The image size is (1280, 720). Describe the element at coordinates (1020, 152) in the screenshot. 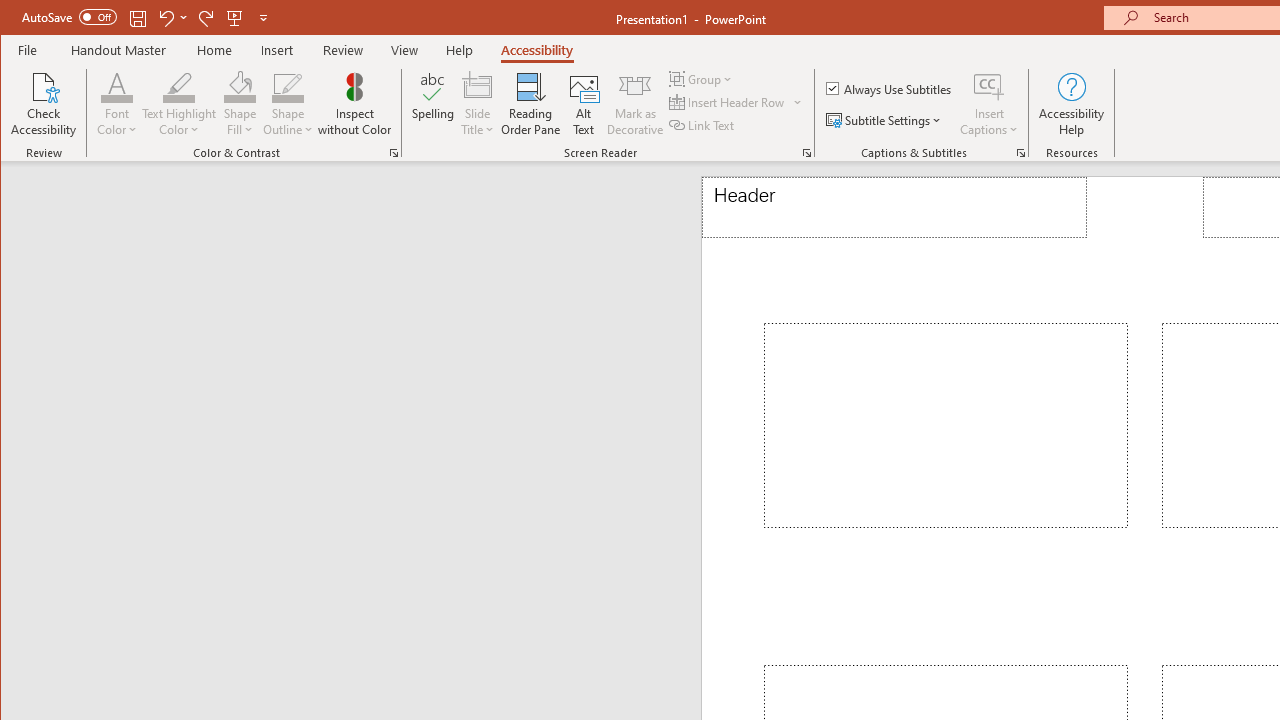

I see `'Captions & Subtitles'` at that location.